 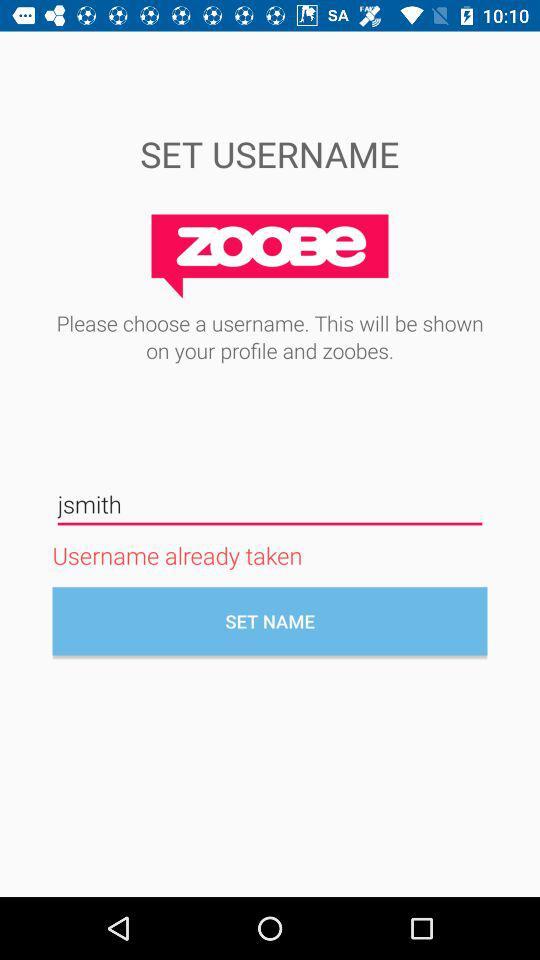 What do you see at coordinates (270, 620) in the screenshot?
I see `set name item` at bounding box center [270, 620].